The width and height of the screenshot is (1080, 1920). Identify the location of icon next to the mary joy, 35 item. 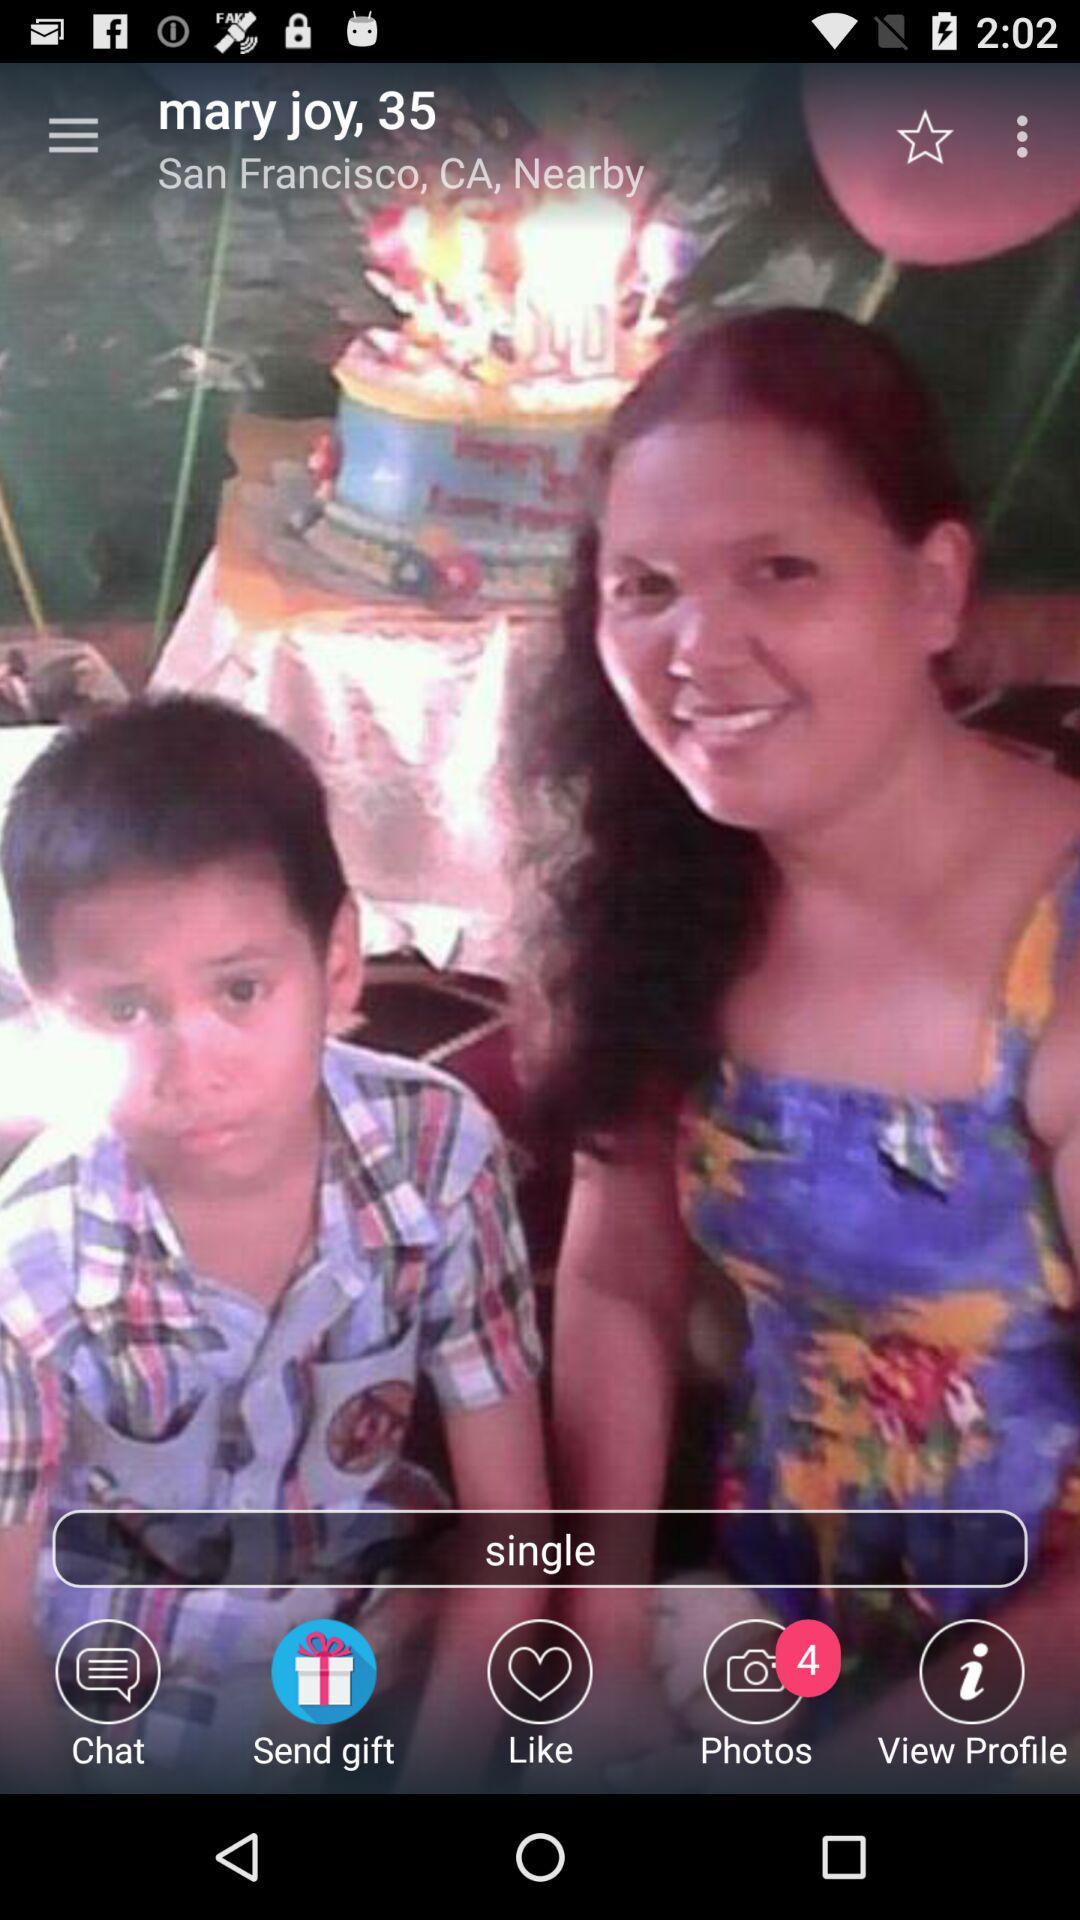
(72, 135).